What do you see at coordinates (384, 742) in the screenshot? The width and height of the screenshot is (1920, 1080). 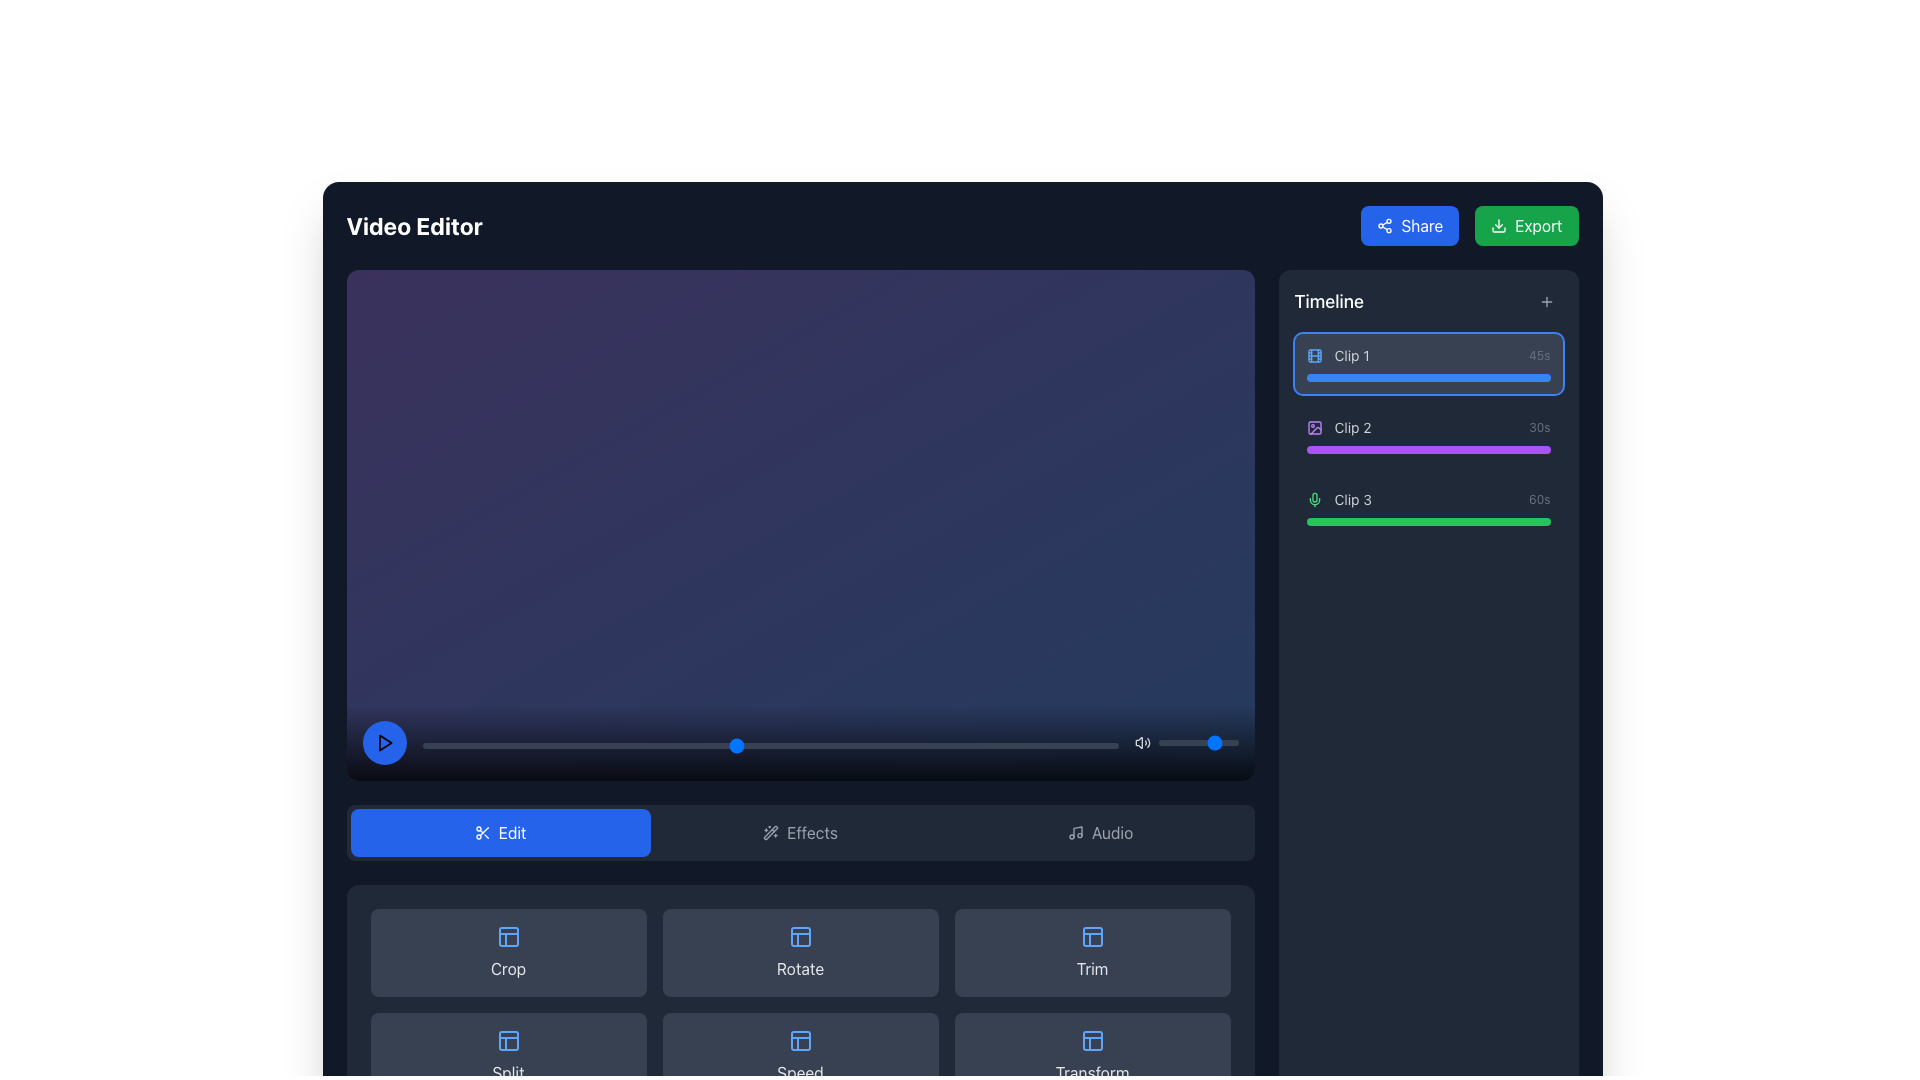 I see `the triangular play icon, which is outlined in blue and located within a circular button in the lower-left corner of the video player area` at bounding box center [384, 742].